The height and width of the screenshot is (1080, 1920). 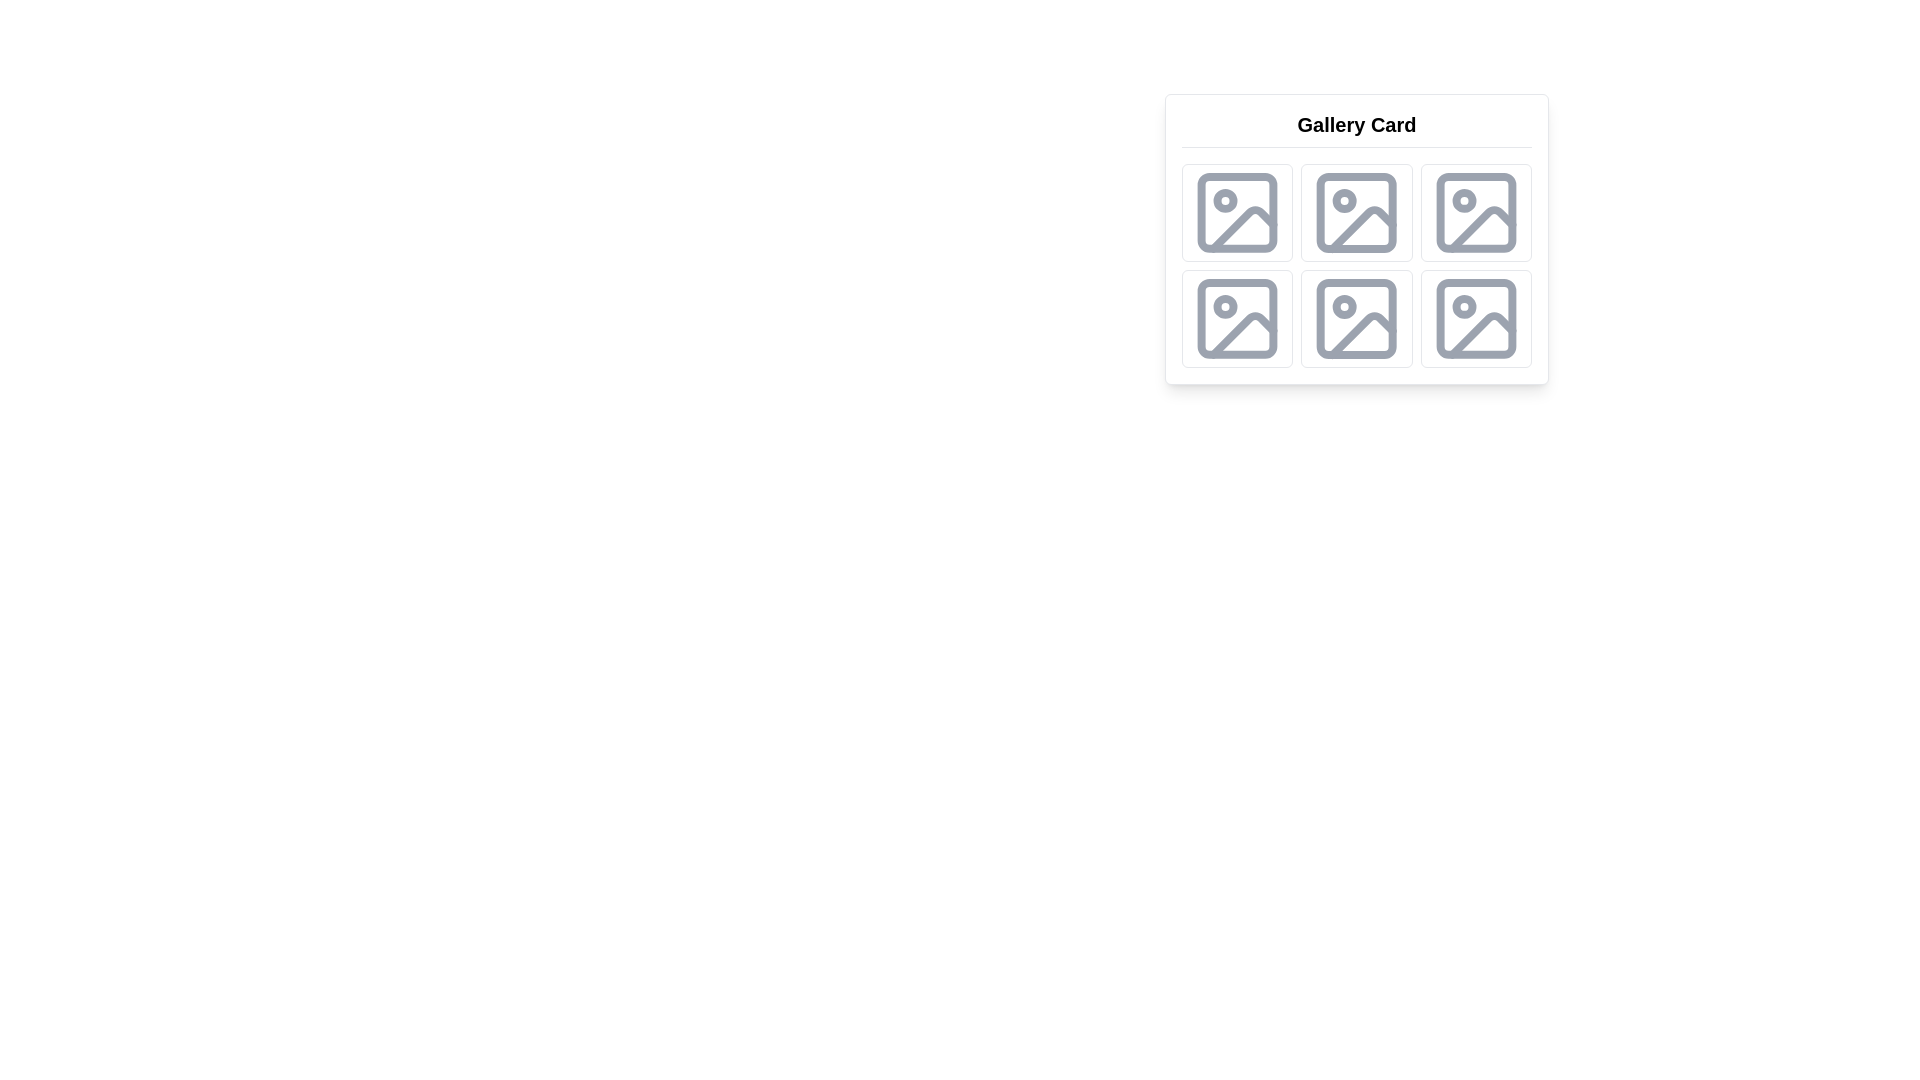 I want to click on the second card in the 'Gallery Card' grid layout, which has a picture frame icon and a label 'Caption 2', so click(x=1357, y=212).